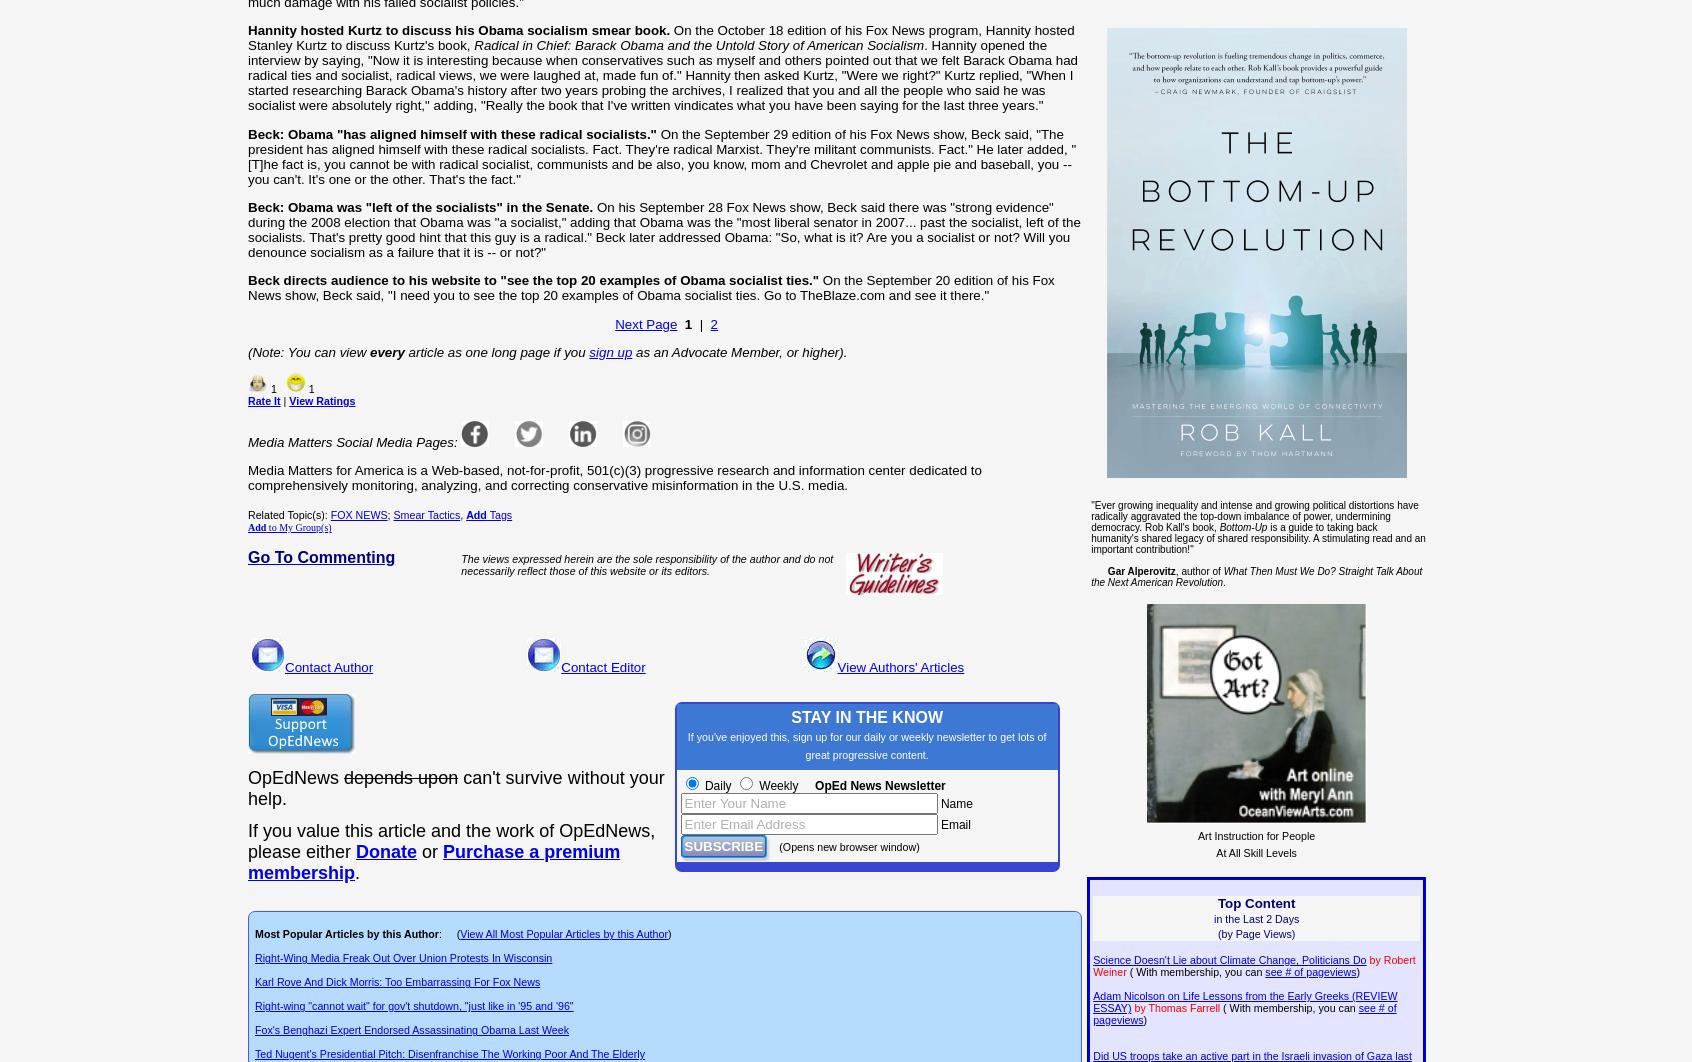  Describe the element at coordinates (386, 351) in the screenshot. I see `'every'` at that location.